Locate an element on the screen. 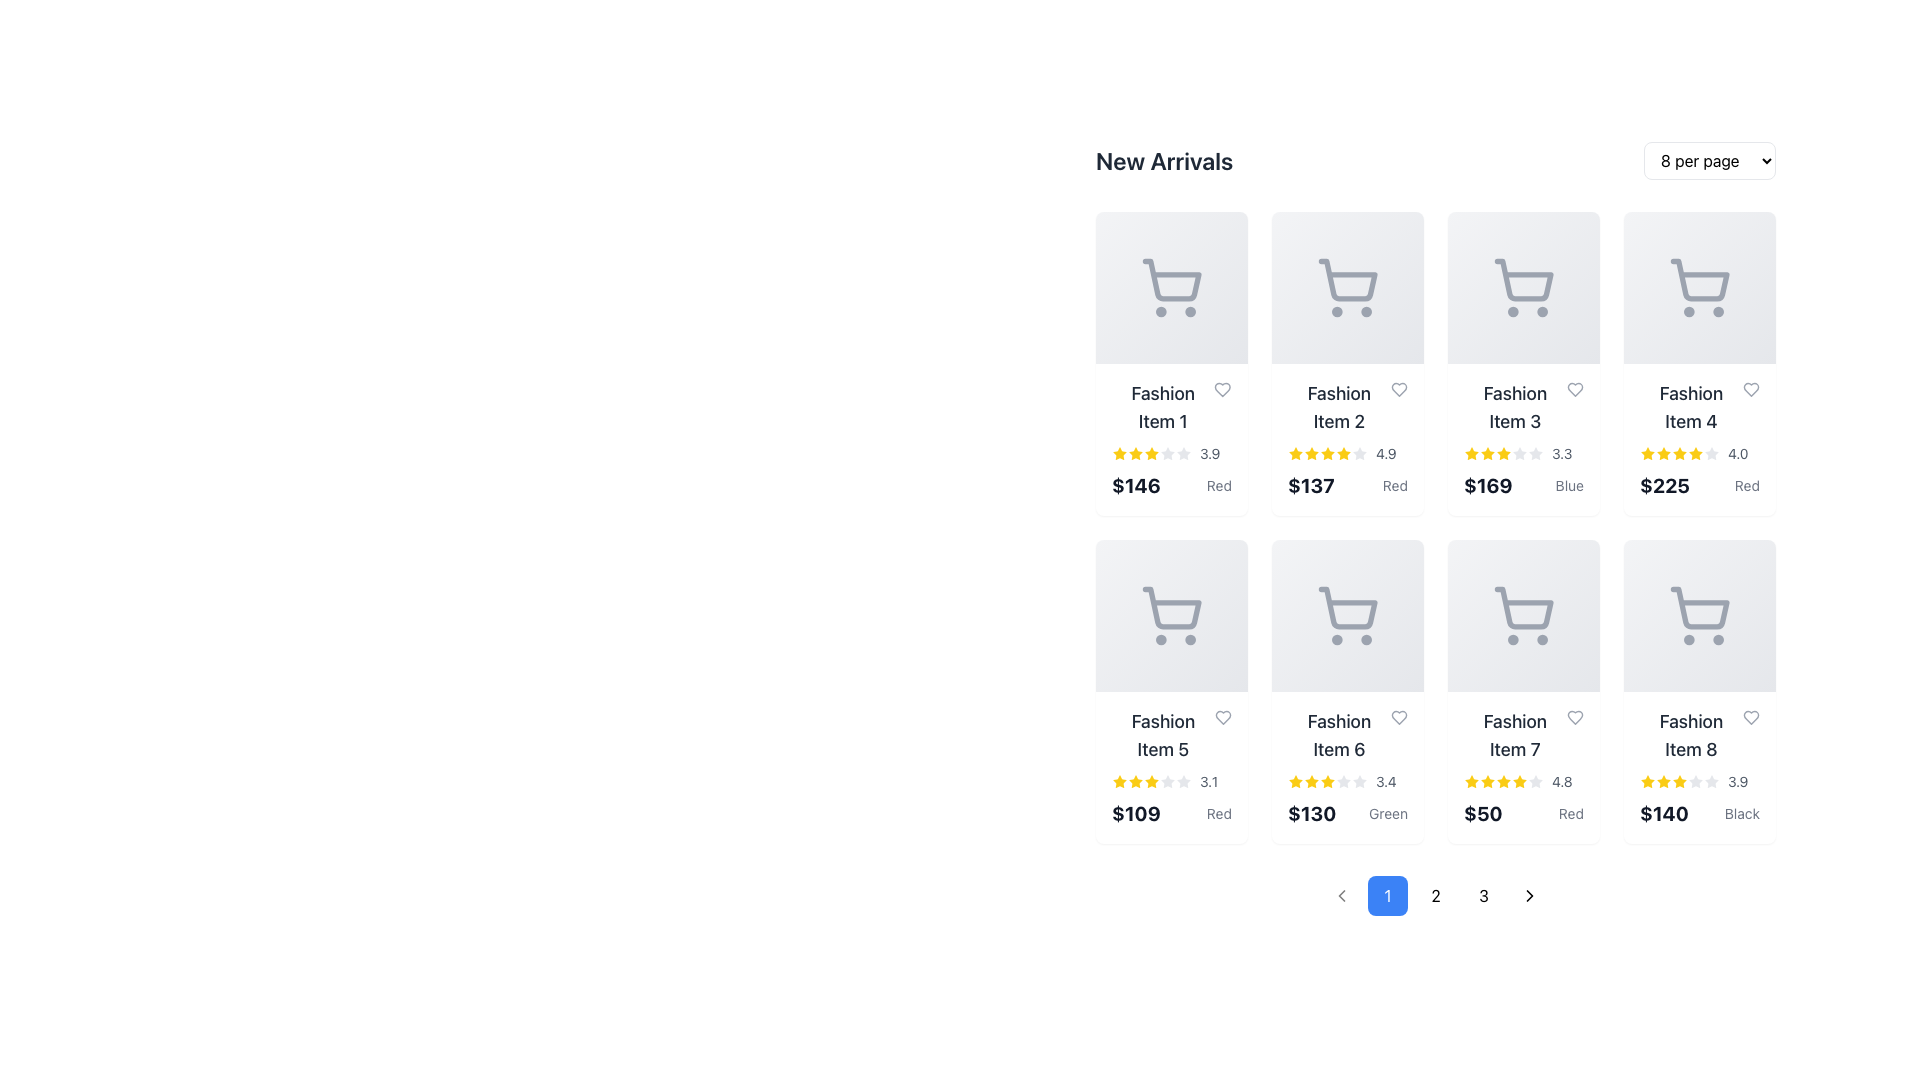 The width and height of the screenshot is (1920, 1080). the star rating icon representing the quality of 'Fashion Item 1', located below its product image is located at coordinates (1152, 453).